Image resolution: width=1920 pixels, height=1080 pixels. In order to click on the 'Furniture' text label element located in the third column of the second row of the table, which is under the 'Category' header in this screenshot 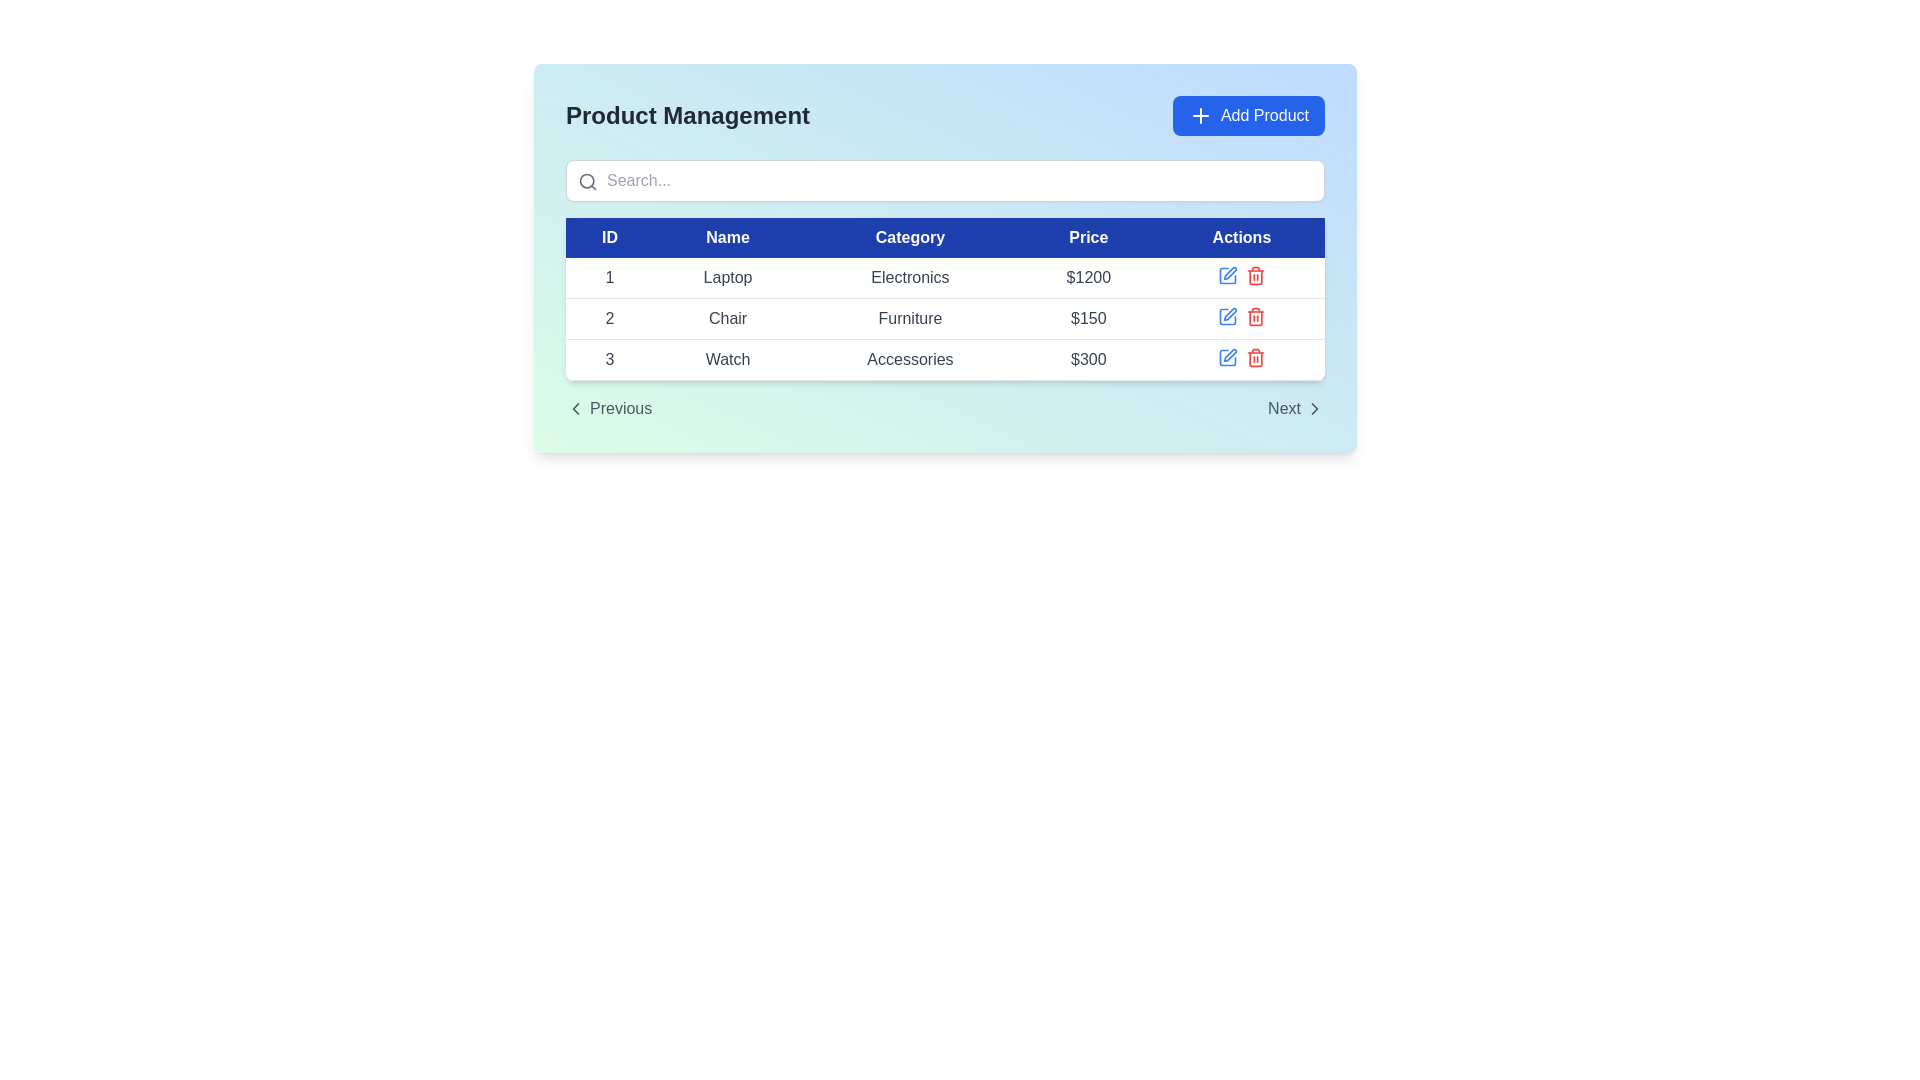, I will do `click(909, 318)`.